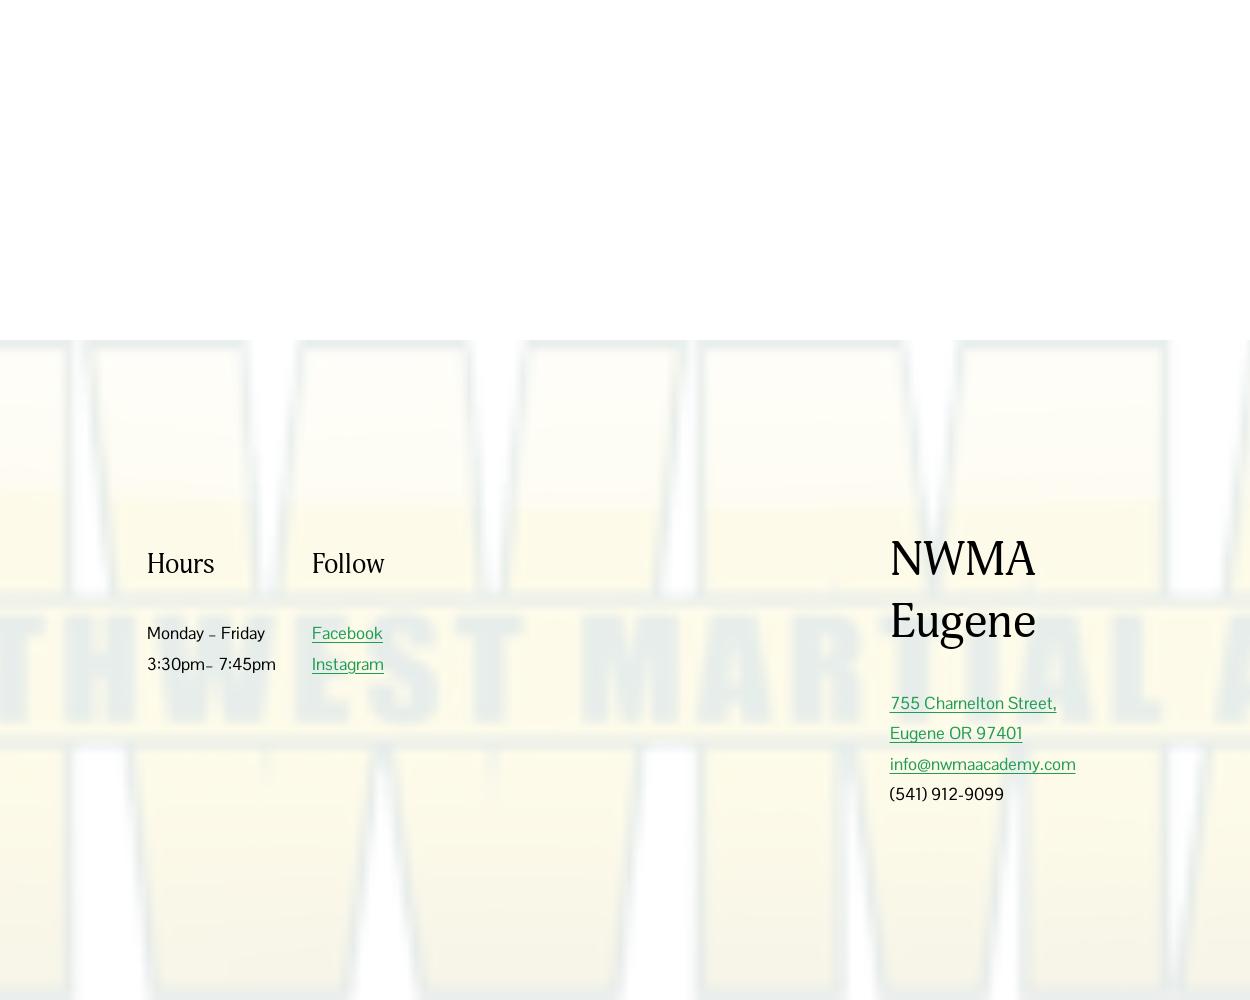 The height and width of the screenshot is (1000, 1250). I want to click on 'Hours', so click(181, 563).